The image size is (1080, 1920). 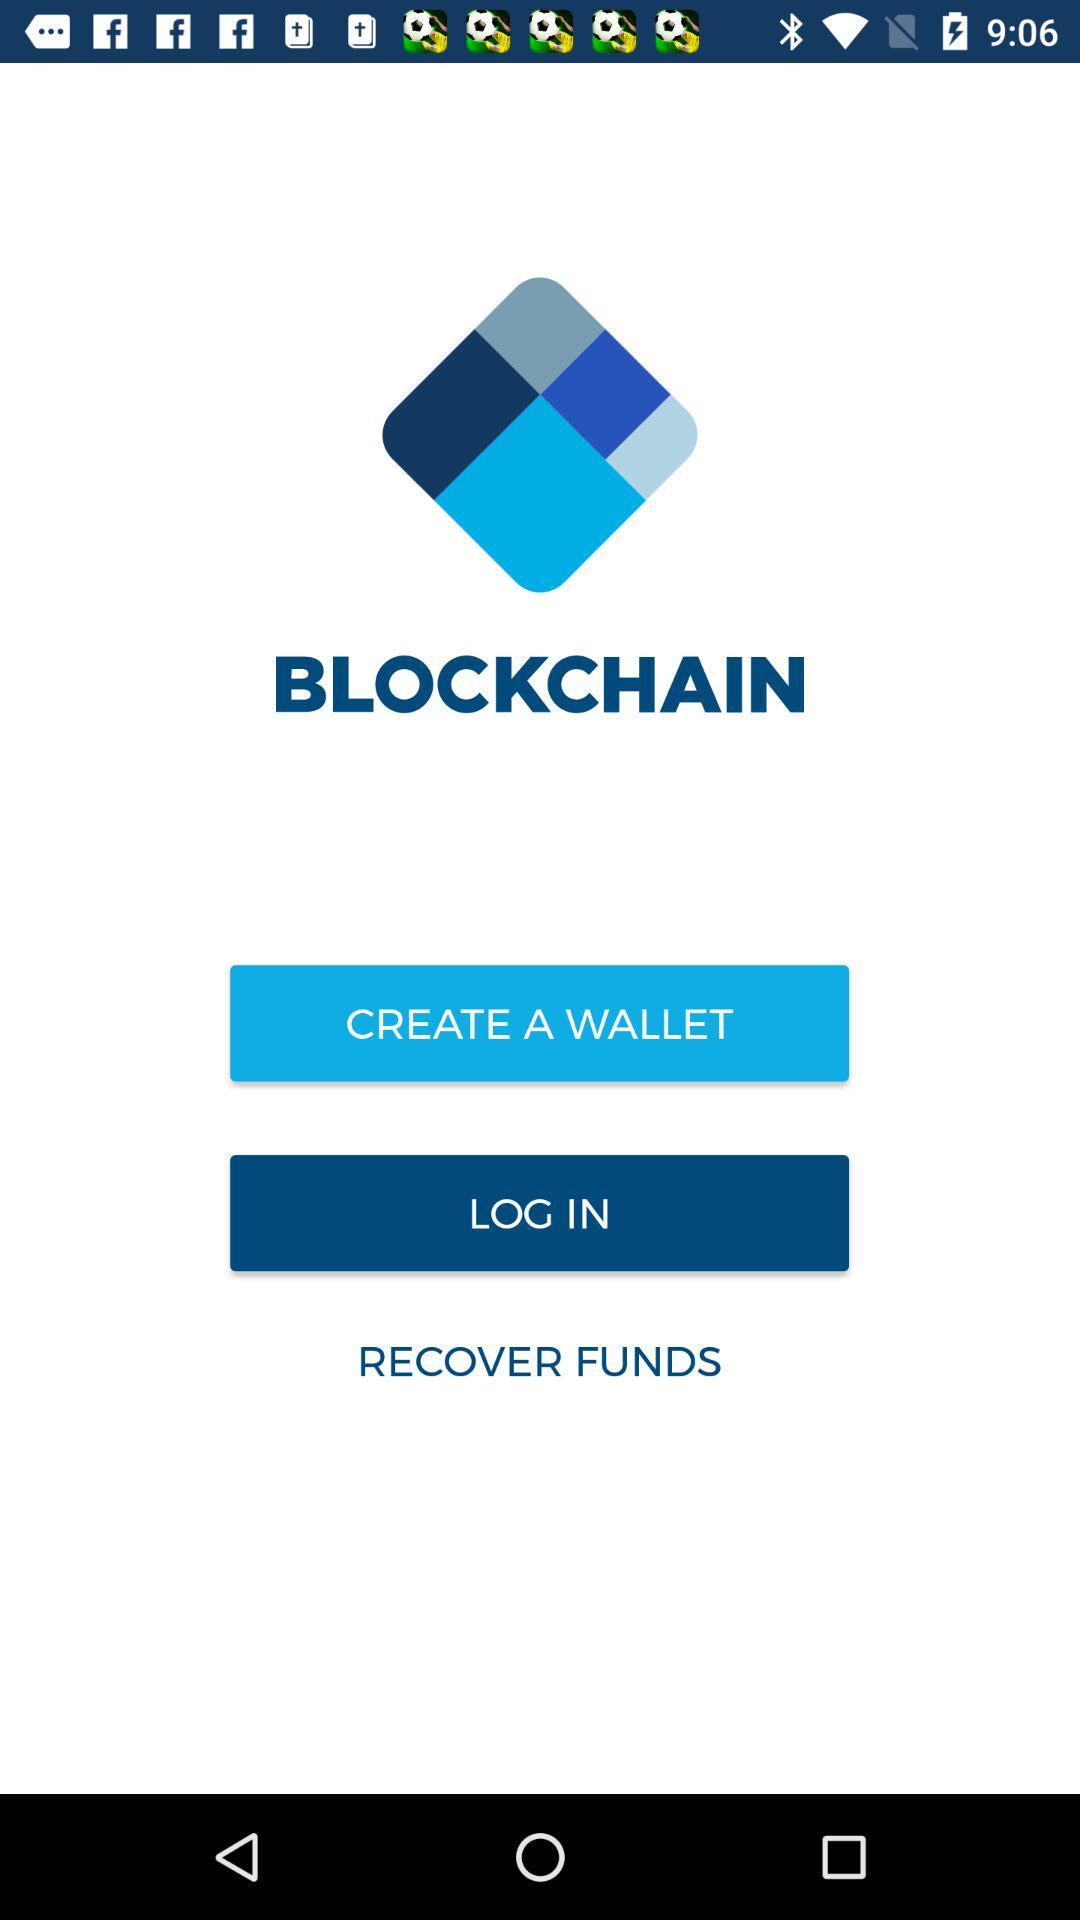 What do you see at coordinates (538, 1360) in the screenshot?
I see `the recover funds icon` at bounding box center [538, 1360].